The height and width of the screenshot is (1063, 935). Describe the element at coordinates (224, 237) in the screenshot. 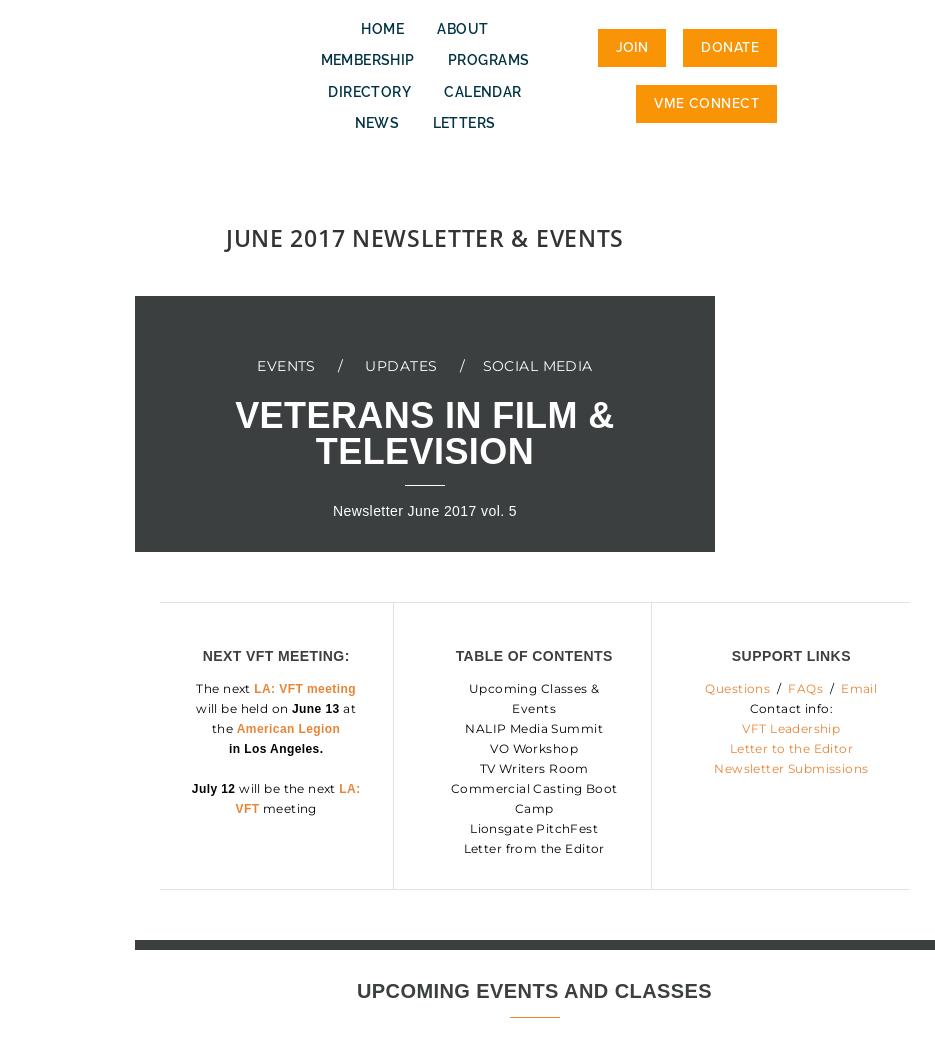

I see `'June 2017 Newsletter & Events'` at that location.